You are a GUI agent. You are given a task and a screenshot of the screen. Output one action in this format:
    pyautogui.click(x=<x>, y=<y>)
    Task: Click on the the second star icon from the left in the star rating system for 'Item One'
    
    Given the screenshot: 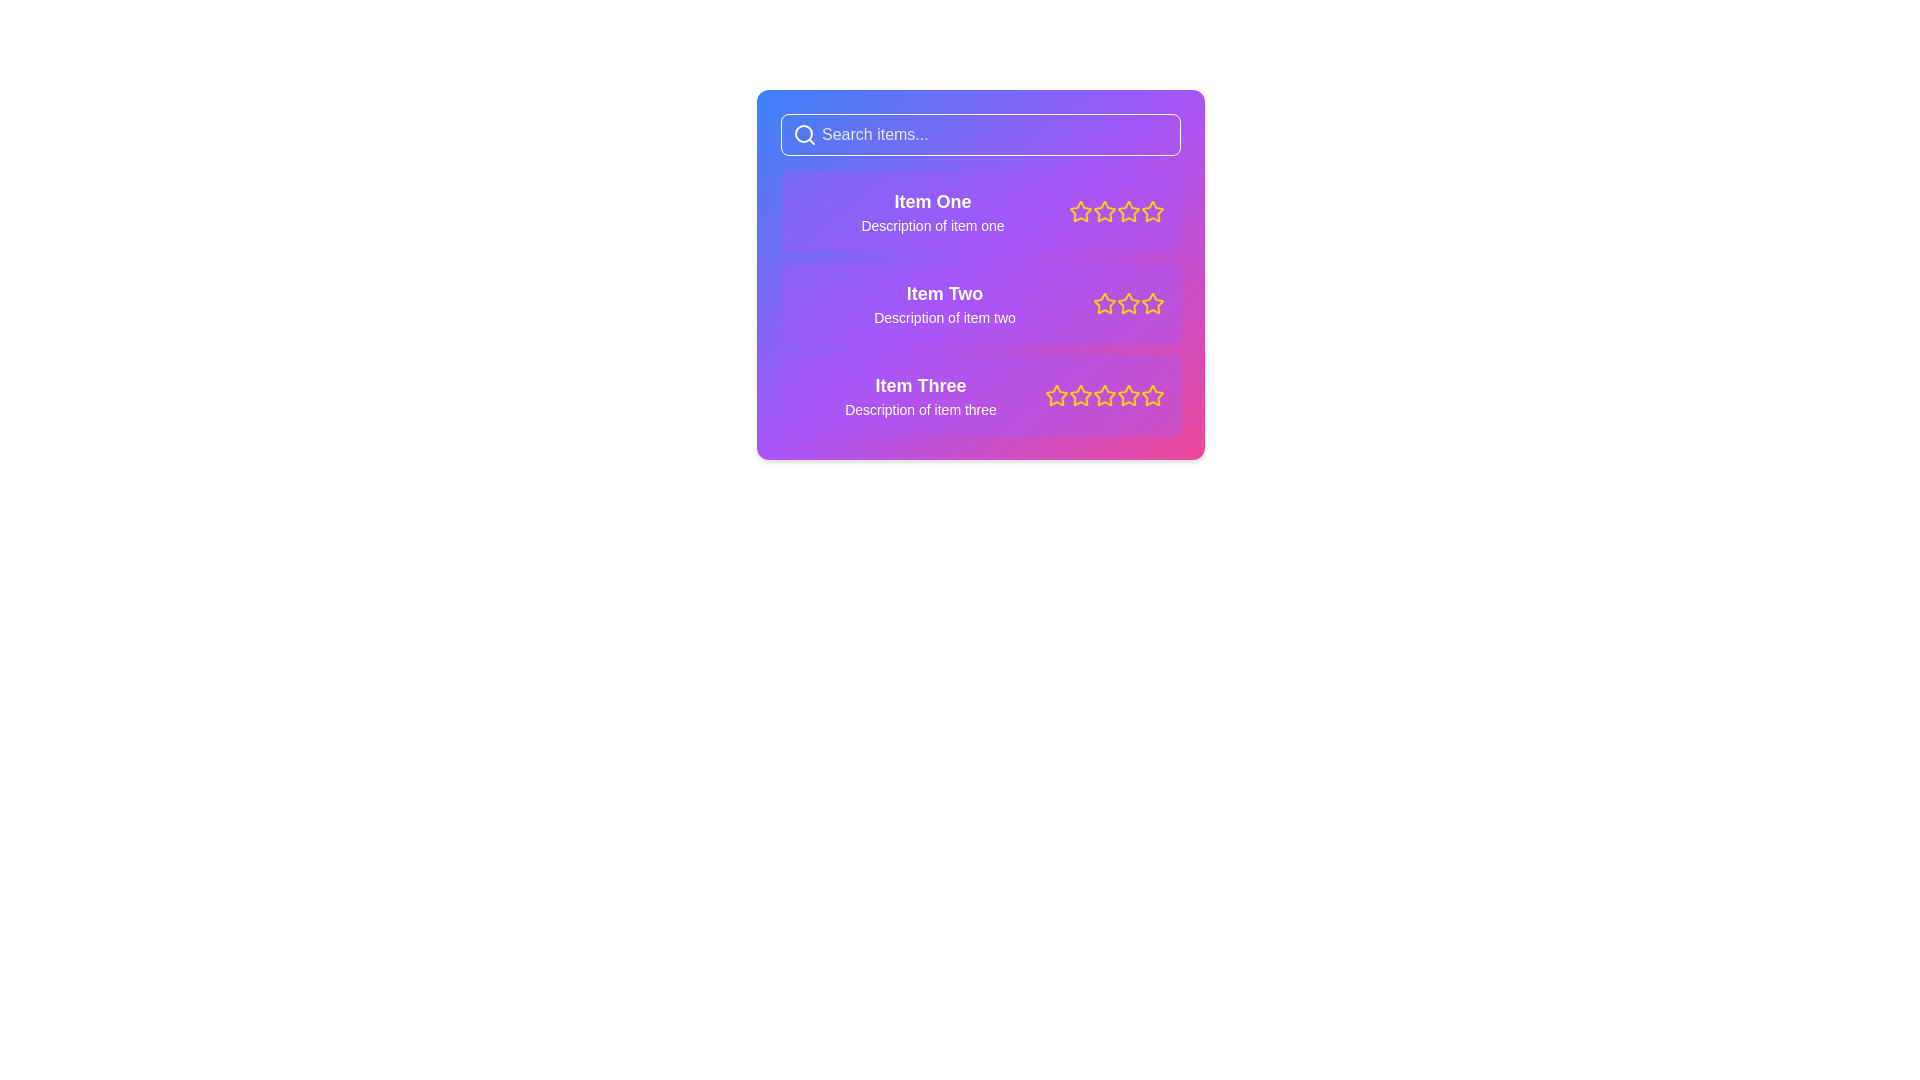 What is the action you would take?
    pyautogui.click(x=1103, y=211)
    